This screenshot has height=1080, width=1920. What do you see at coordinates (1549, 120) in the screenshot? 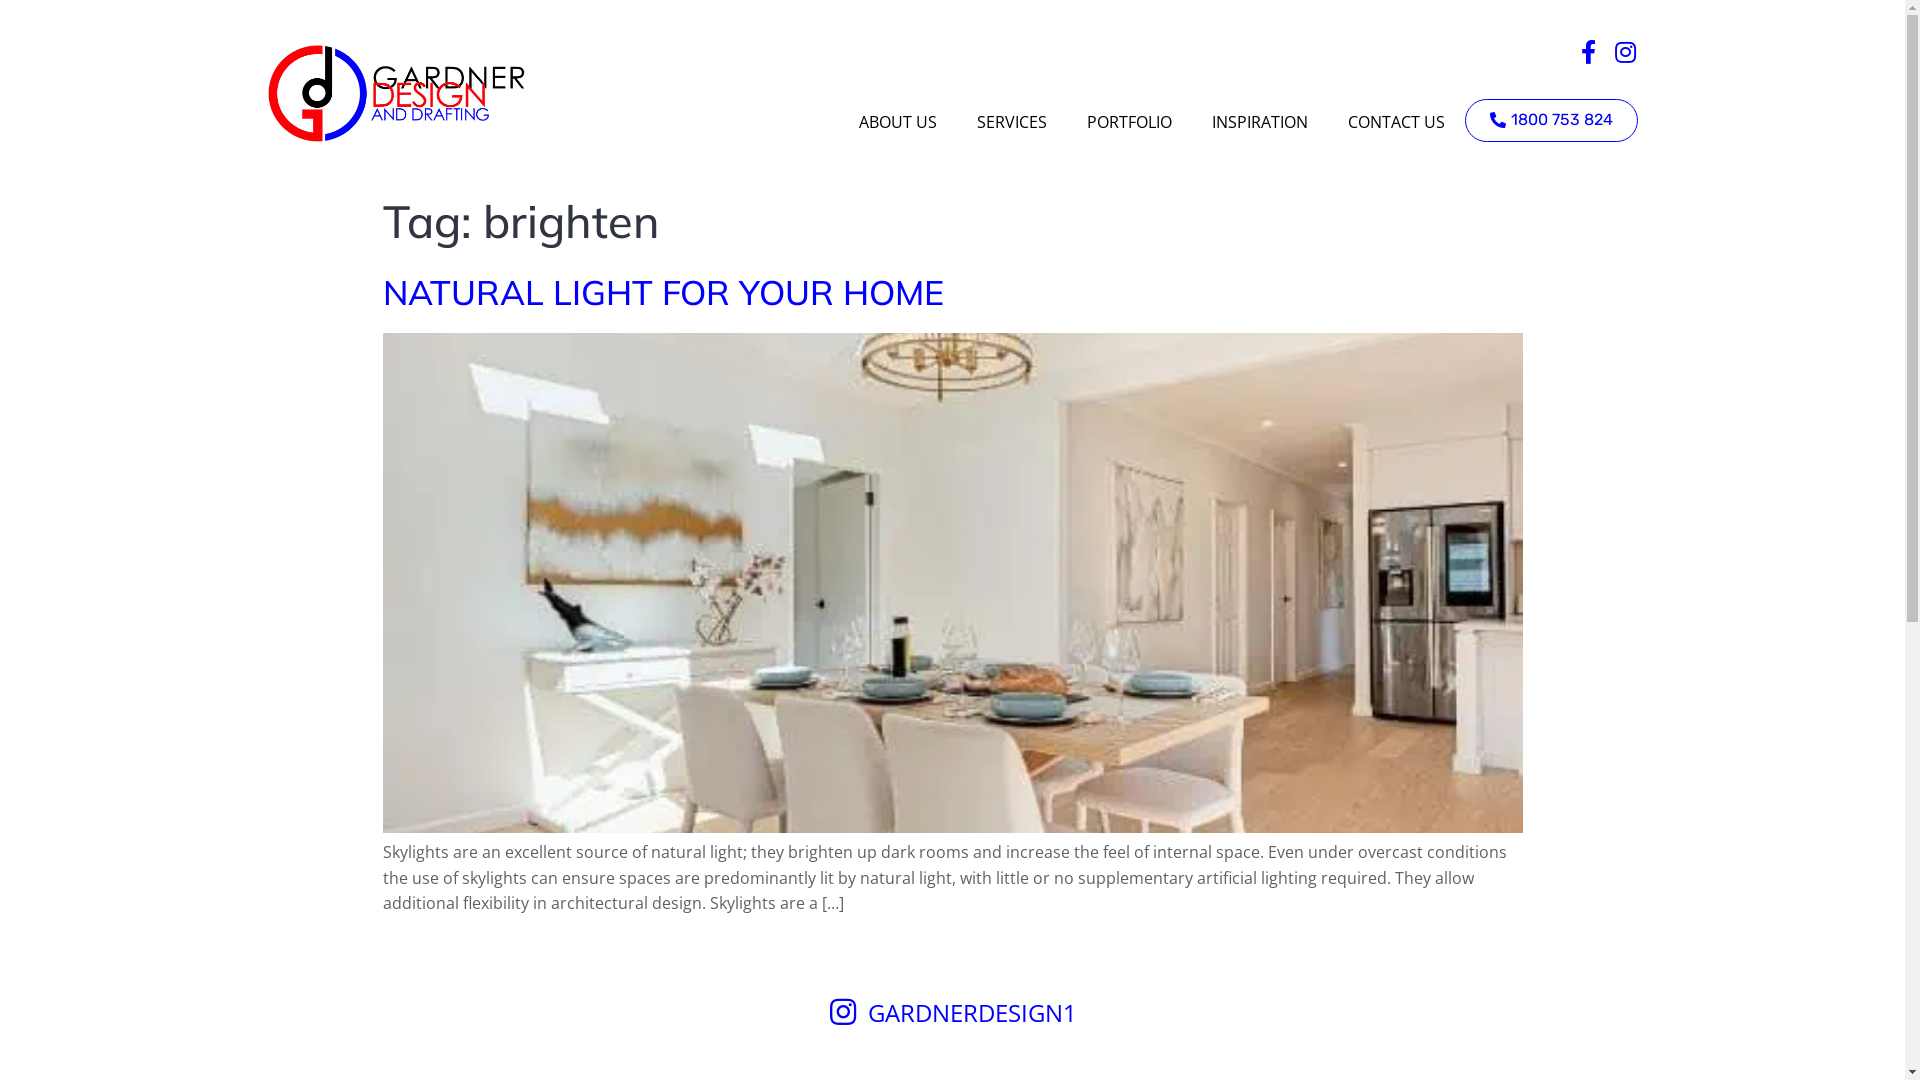
I see `'1800 753 824'` at bounding box center [1549, 120].